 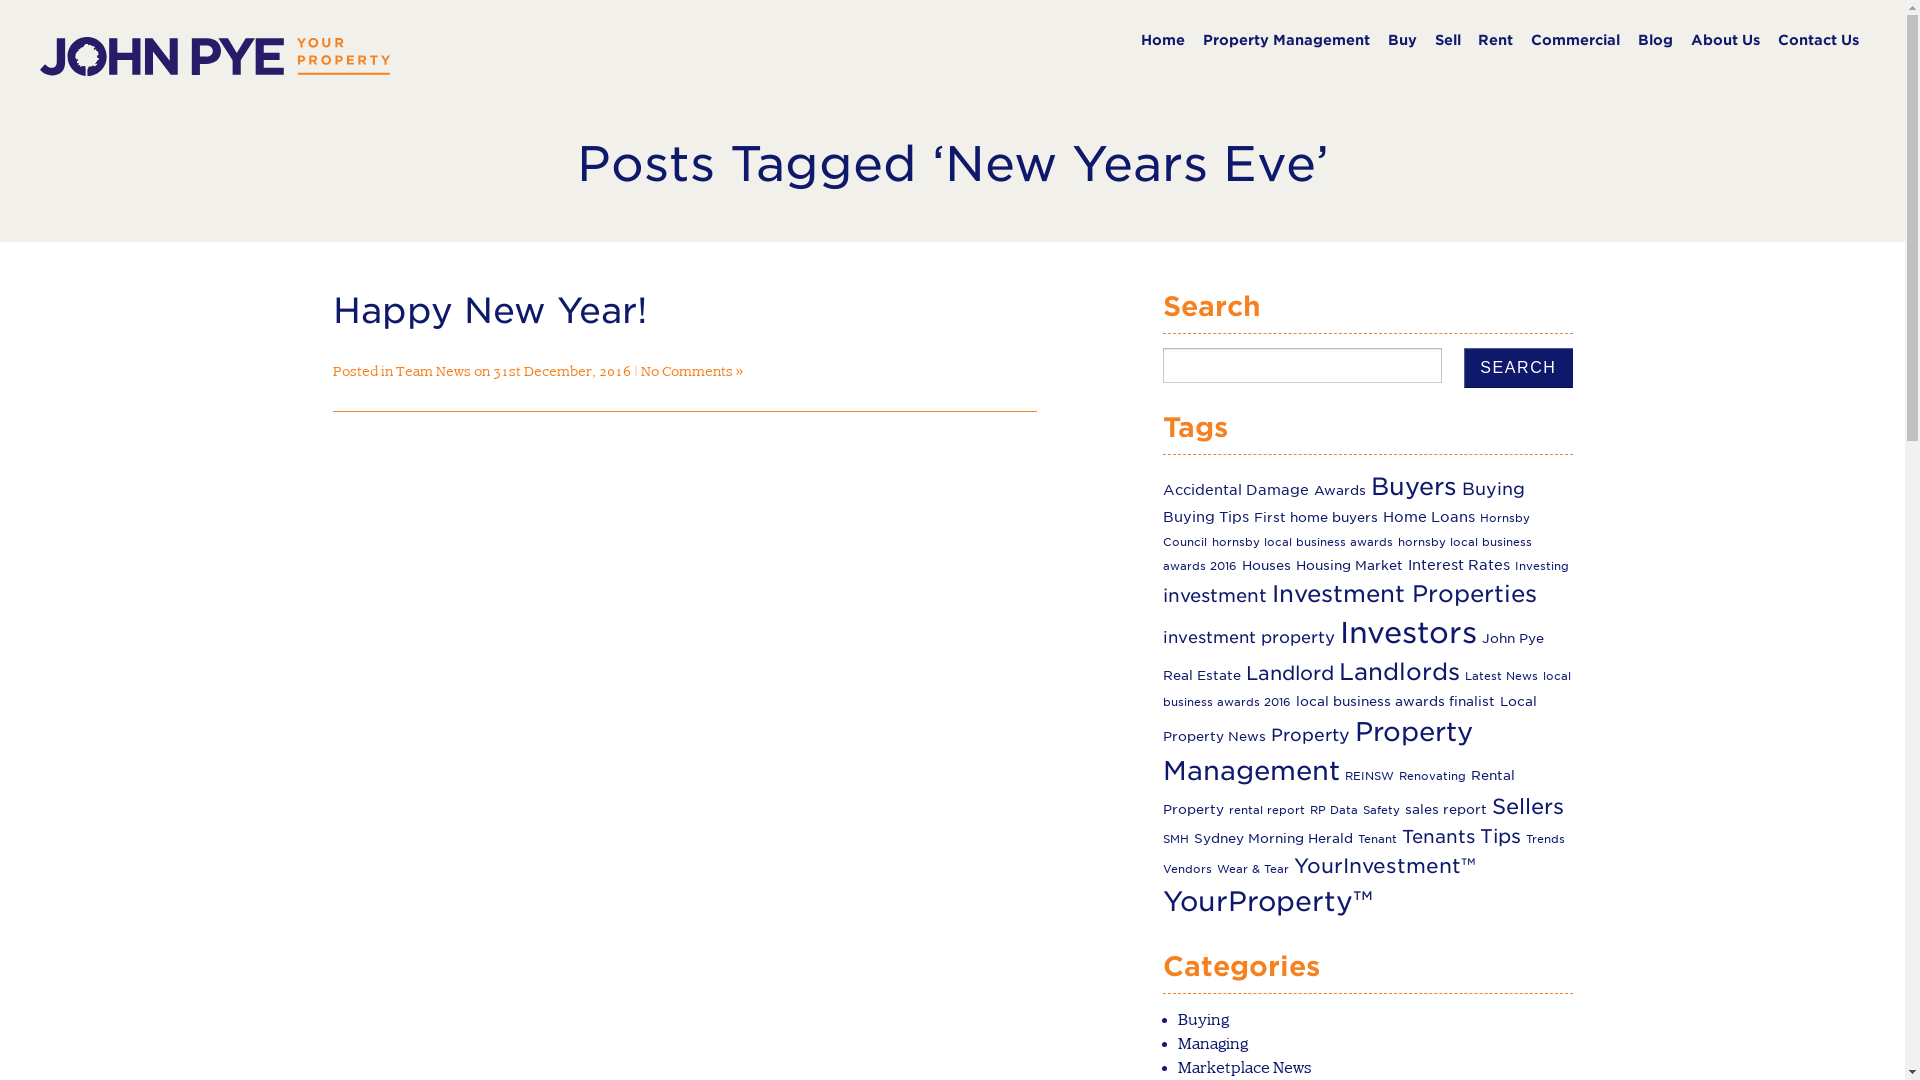 What do you see at coordinates (1251, 868) in the screenshot?
I see `'Wear & Tear'` at bounding box center [1251, 868].